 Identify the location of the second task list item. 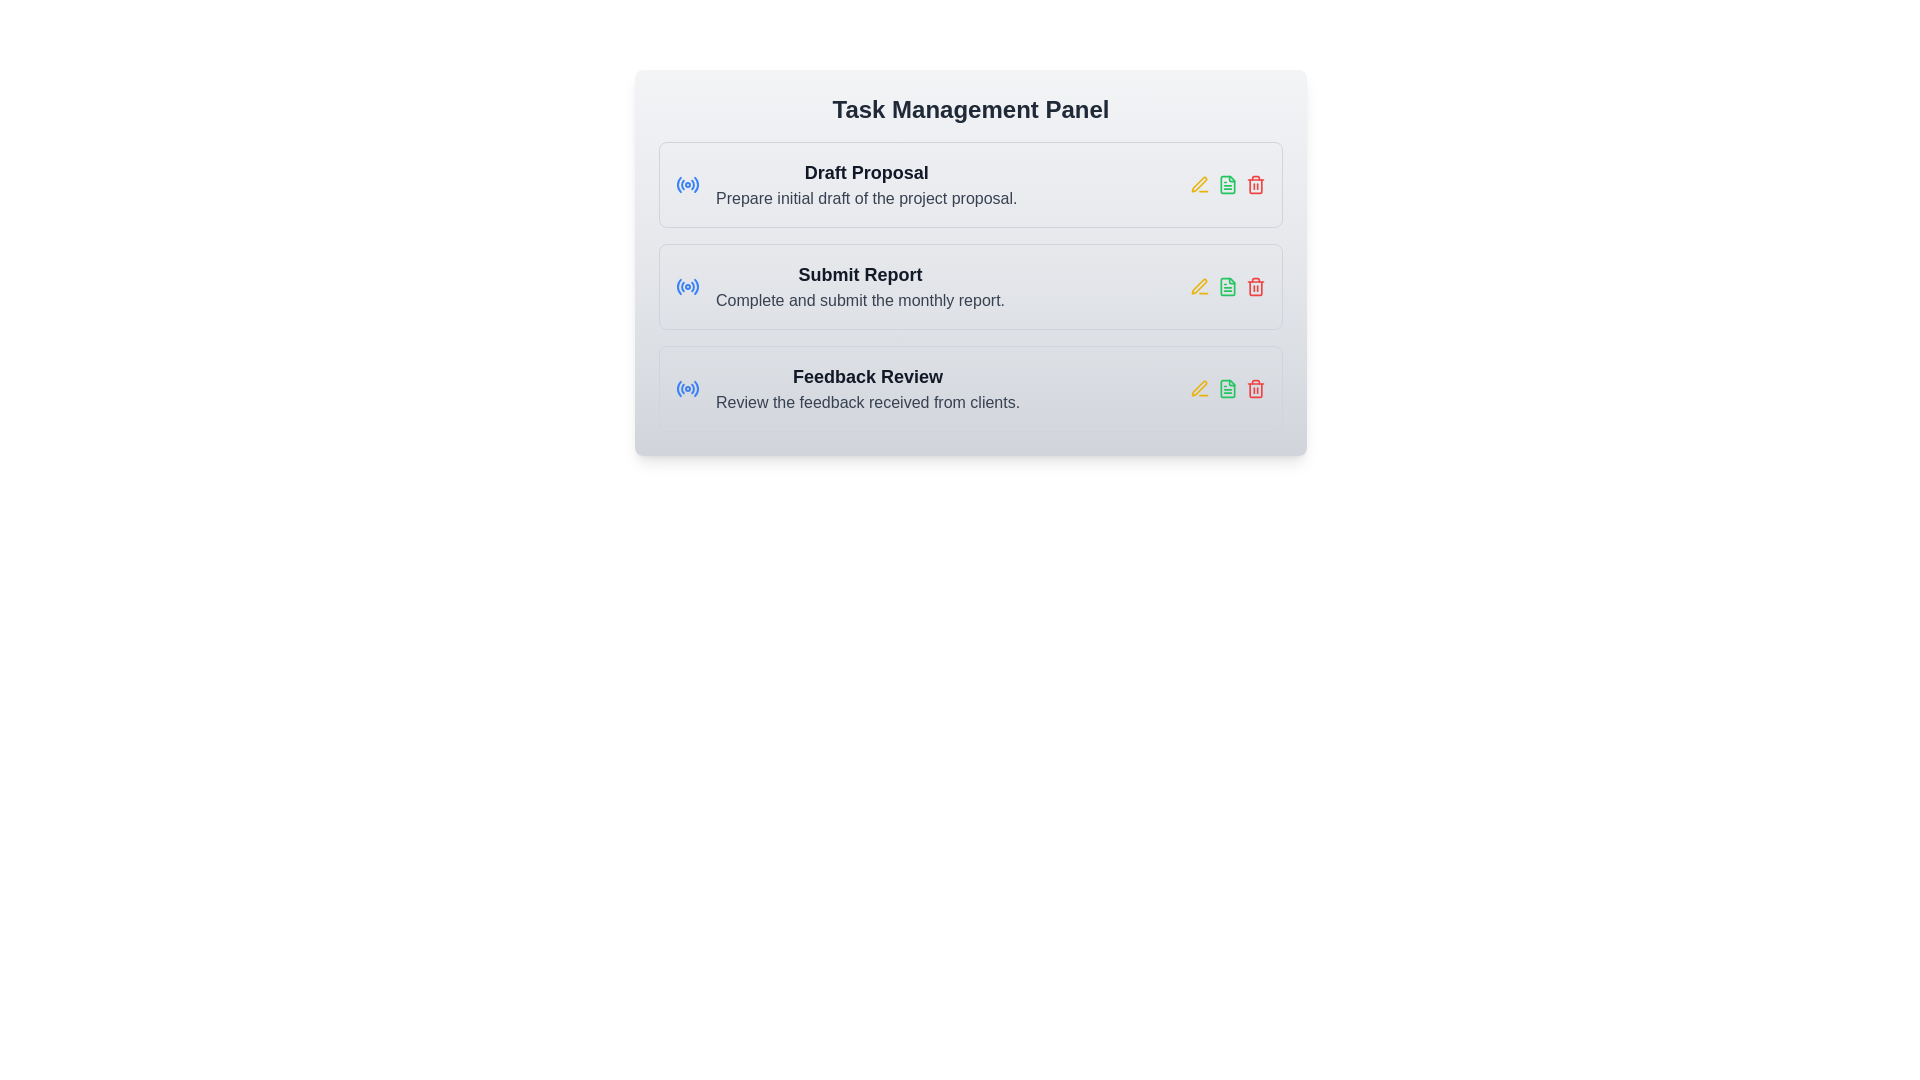
(970, 261).